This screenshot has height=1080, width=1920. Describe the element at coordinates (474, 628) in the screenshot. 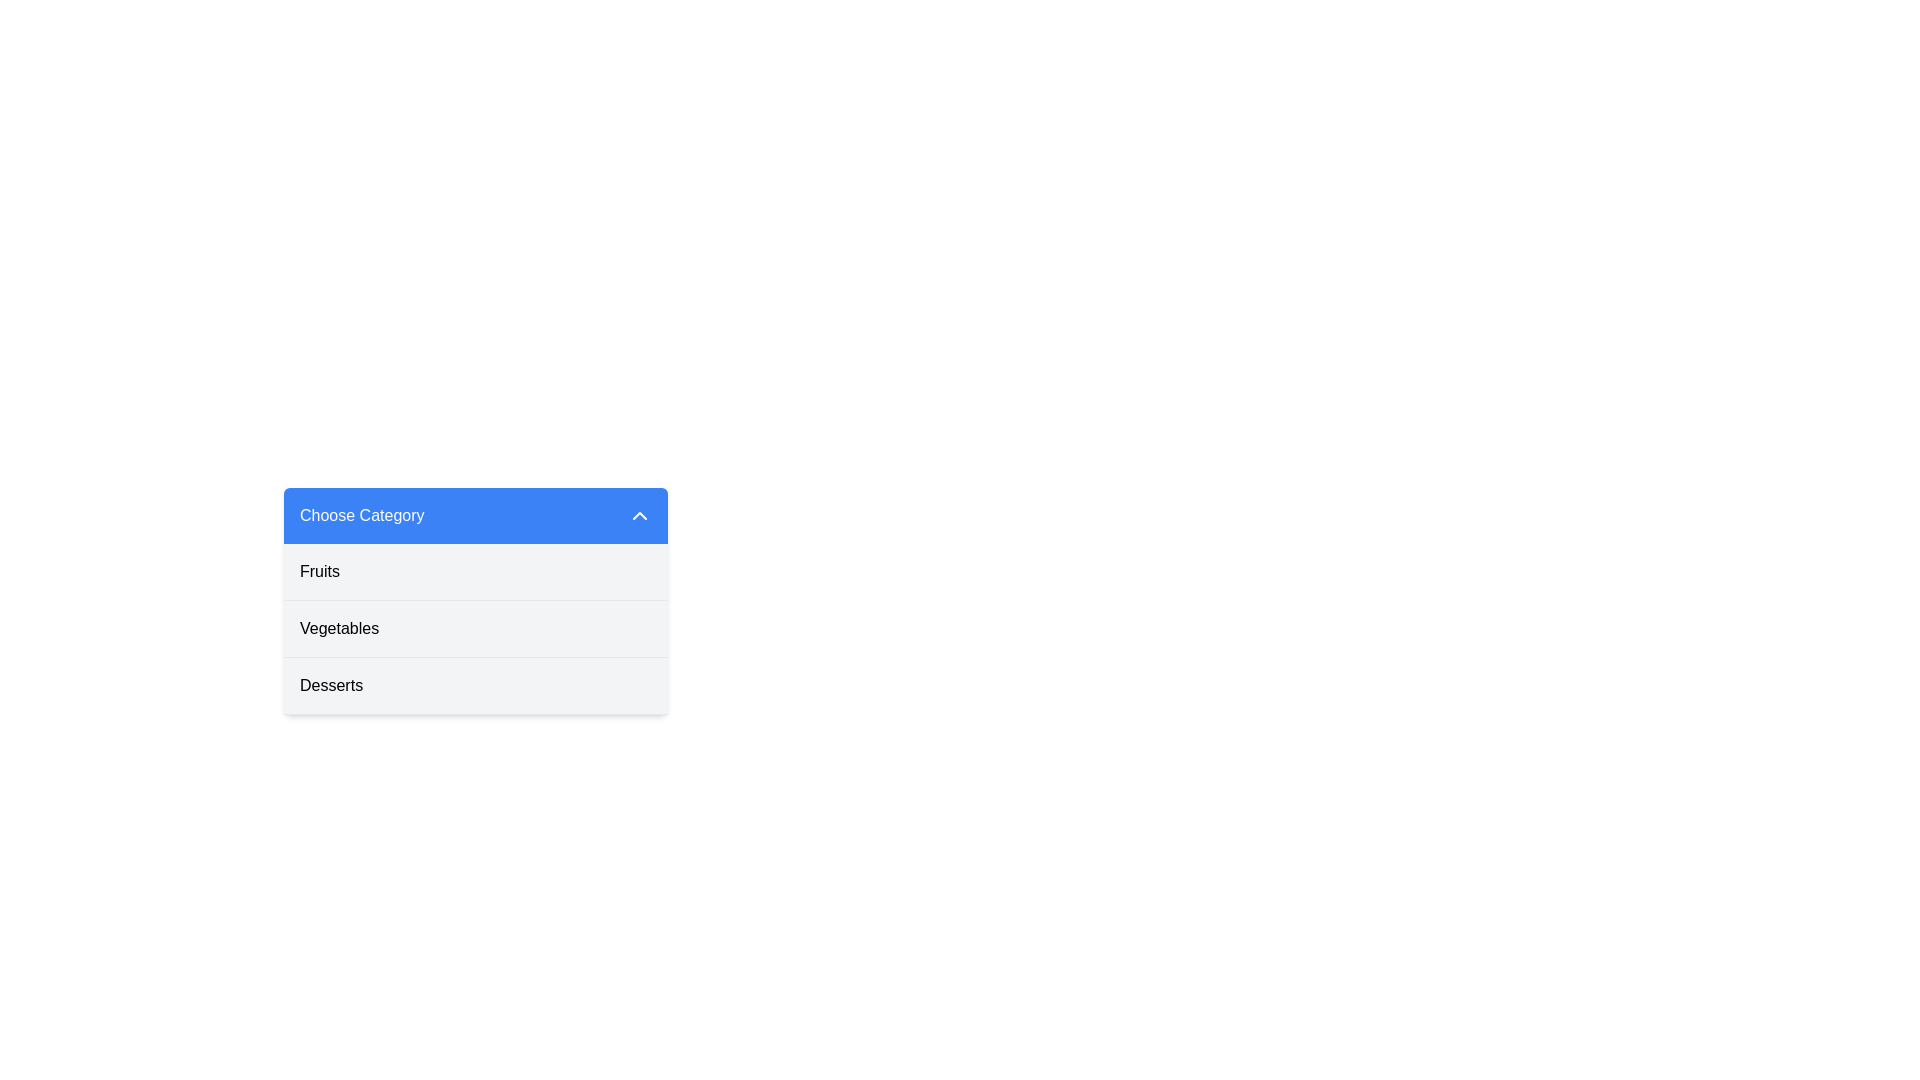

I see `the second item in the category selection list, which represents the 'Vegetables' category` at that location.